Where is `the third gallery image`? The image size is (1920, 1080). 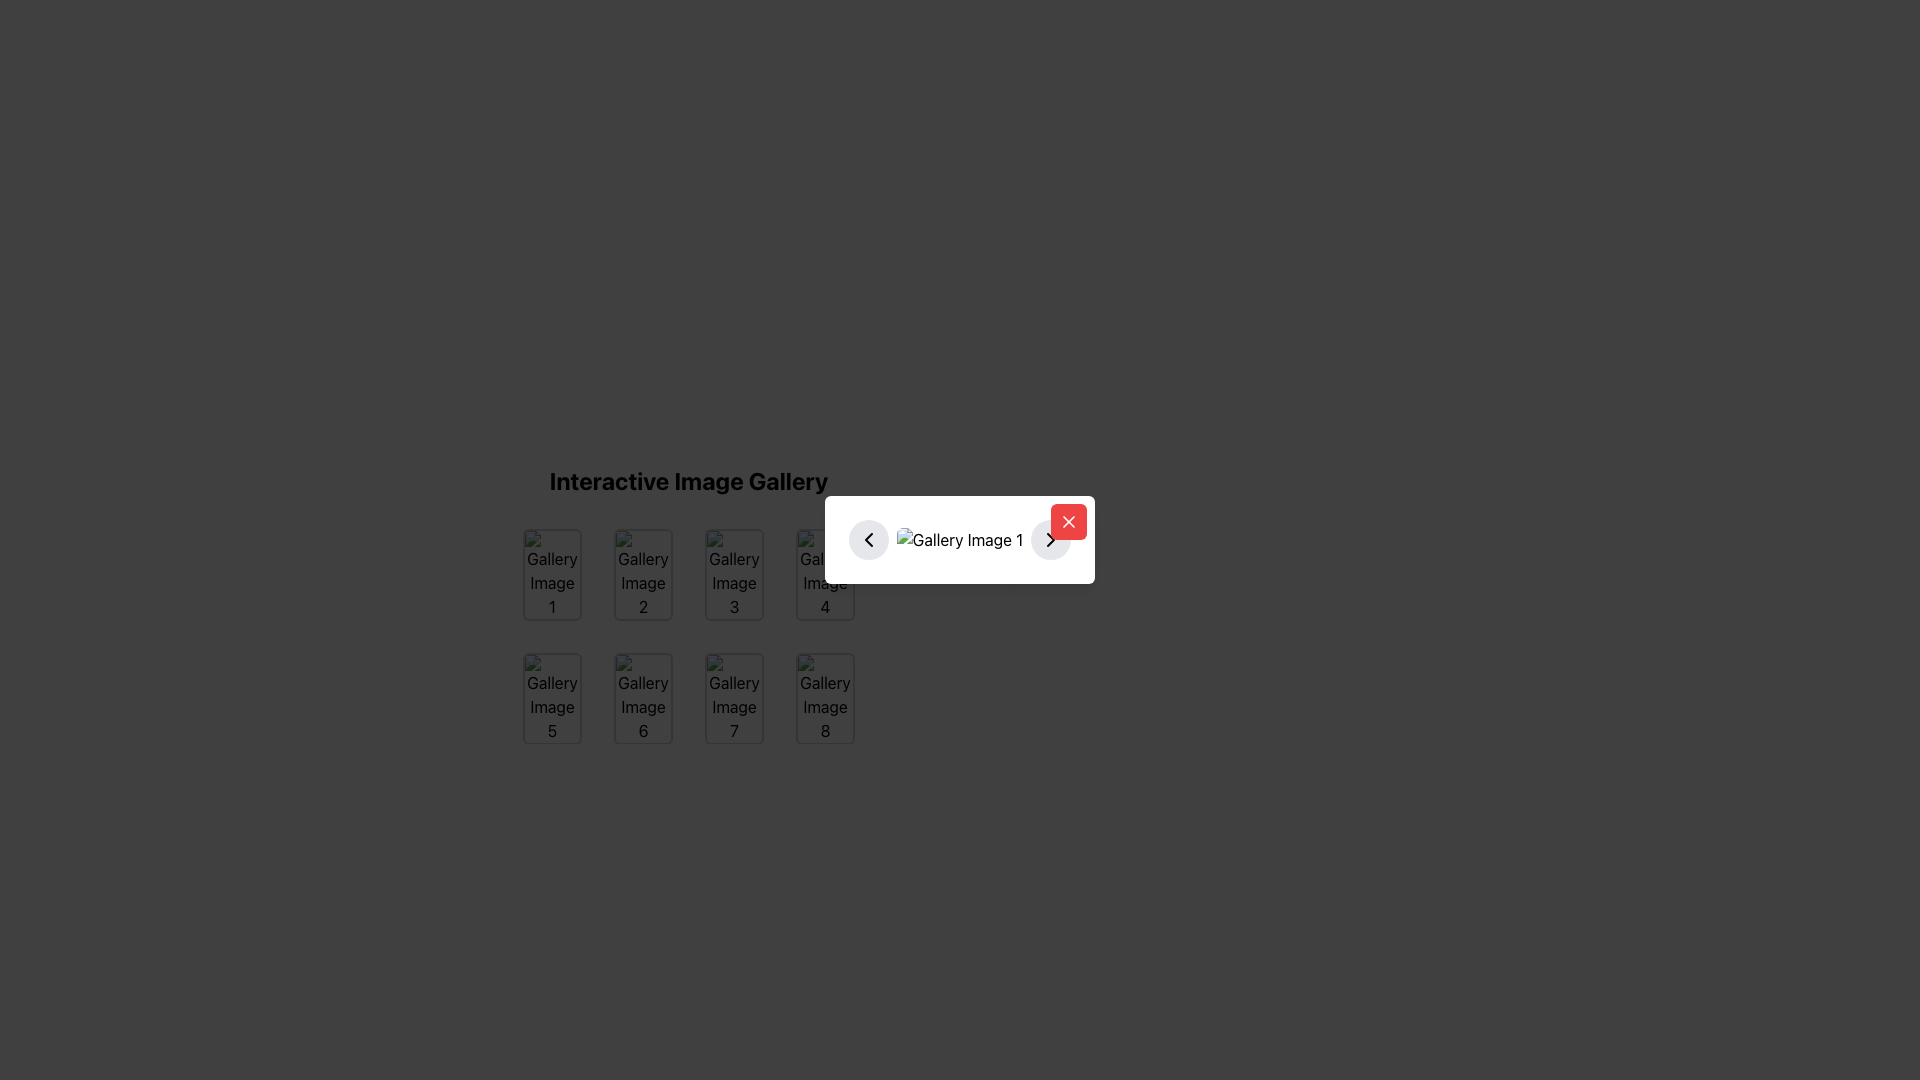
the third gallery image is located at coordinates (733, 574).